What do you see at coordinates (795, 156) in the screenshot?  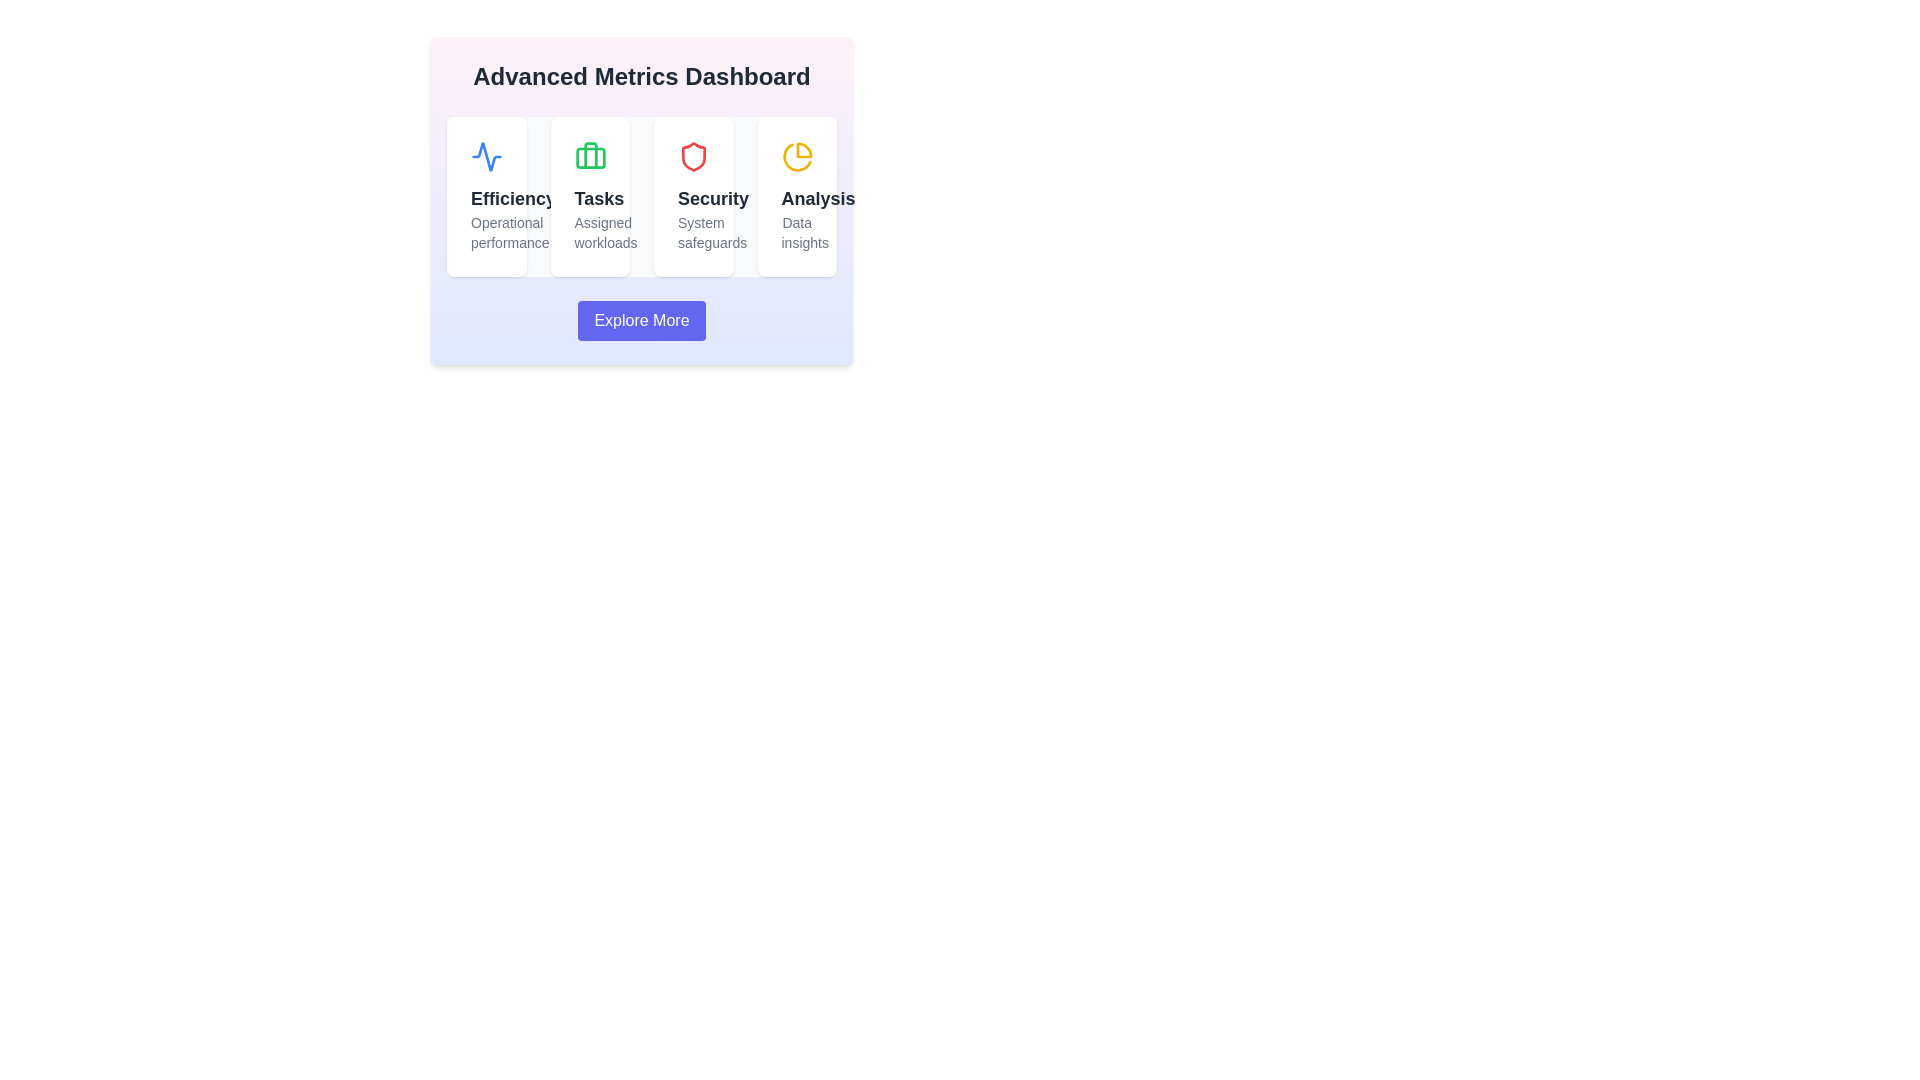 I see `the right-hand segment of the pie chart within the 'Analysis' icon at the top of the card labeled 'Analysis' in the dashboard` at bounding box center [795, 156].